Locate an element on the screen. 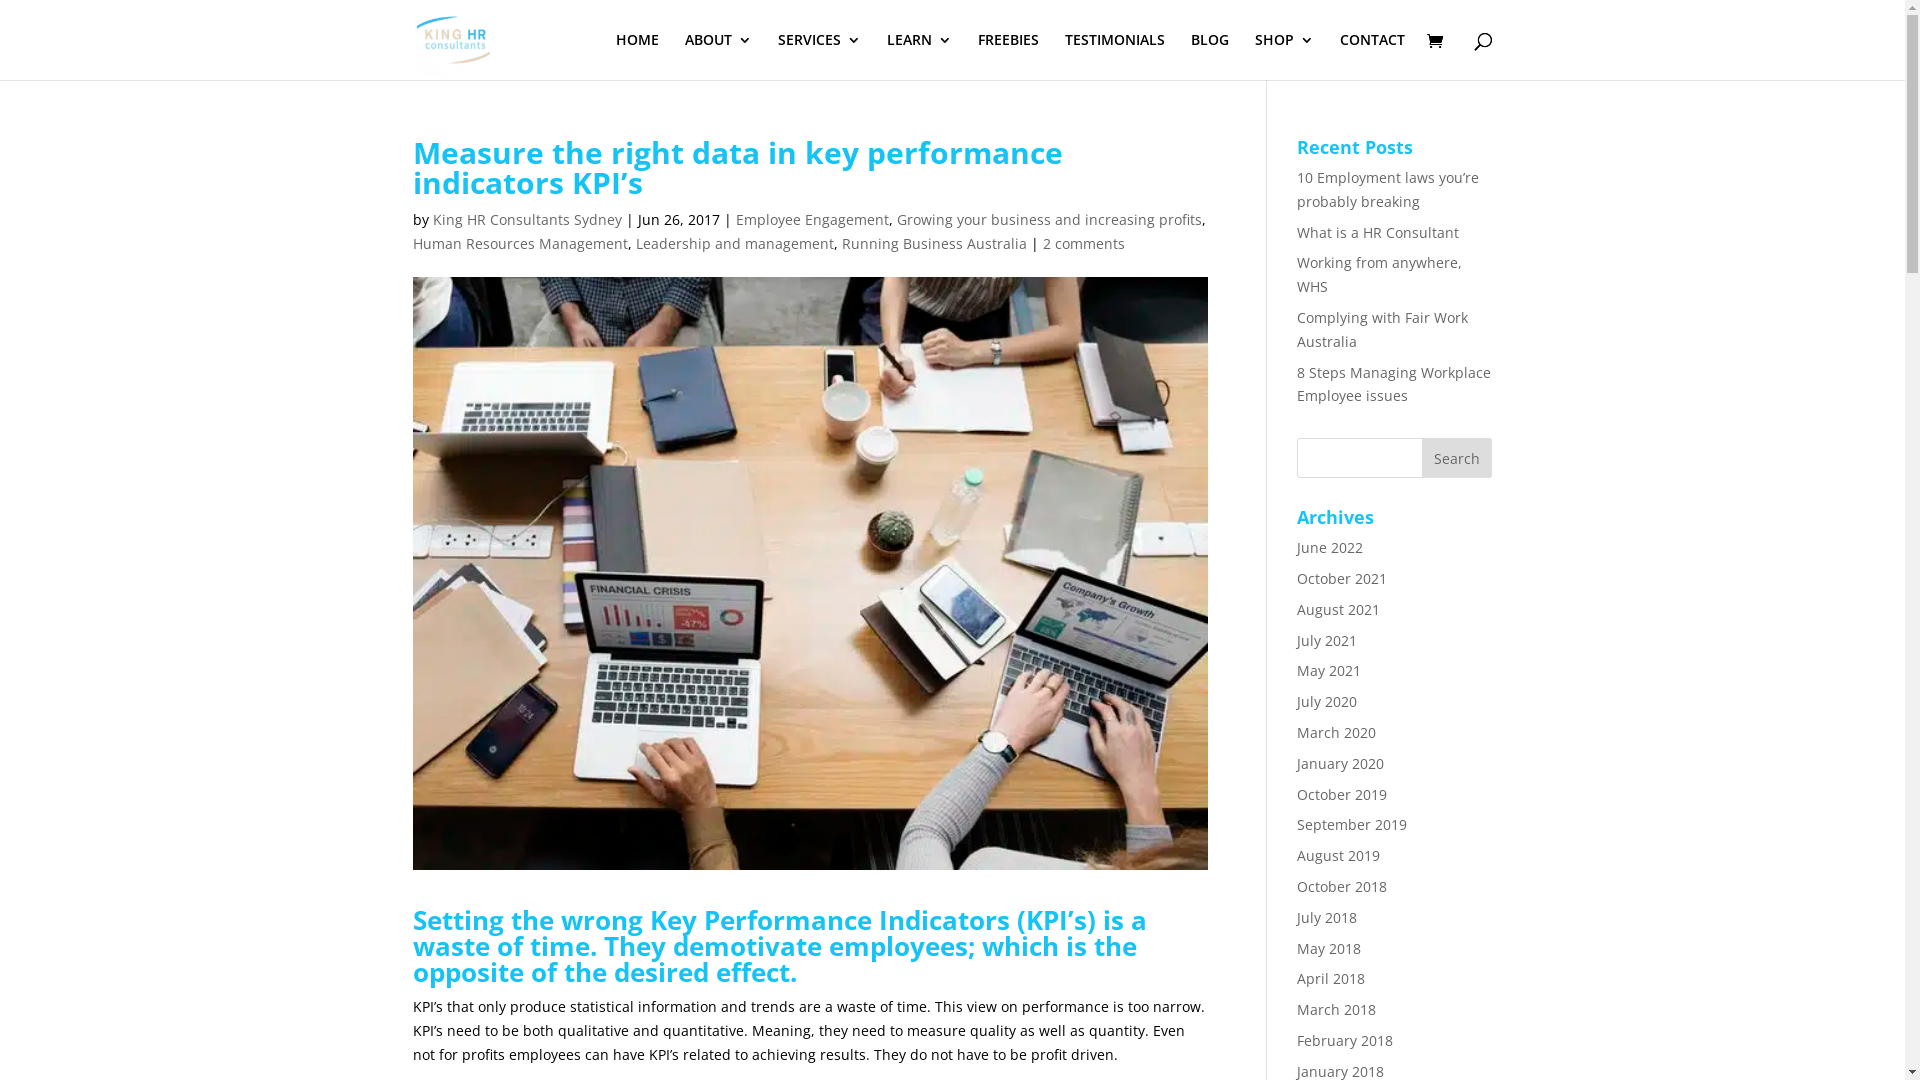 The height and width of the screenshot is (1080, 1920). 'SHOP' is located at coordinates (1283, 55).